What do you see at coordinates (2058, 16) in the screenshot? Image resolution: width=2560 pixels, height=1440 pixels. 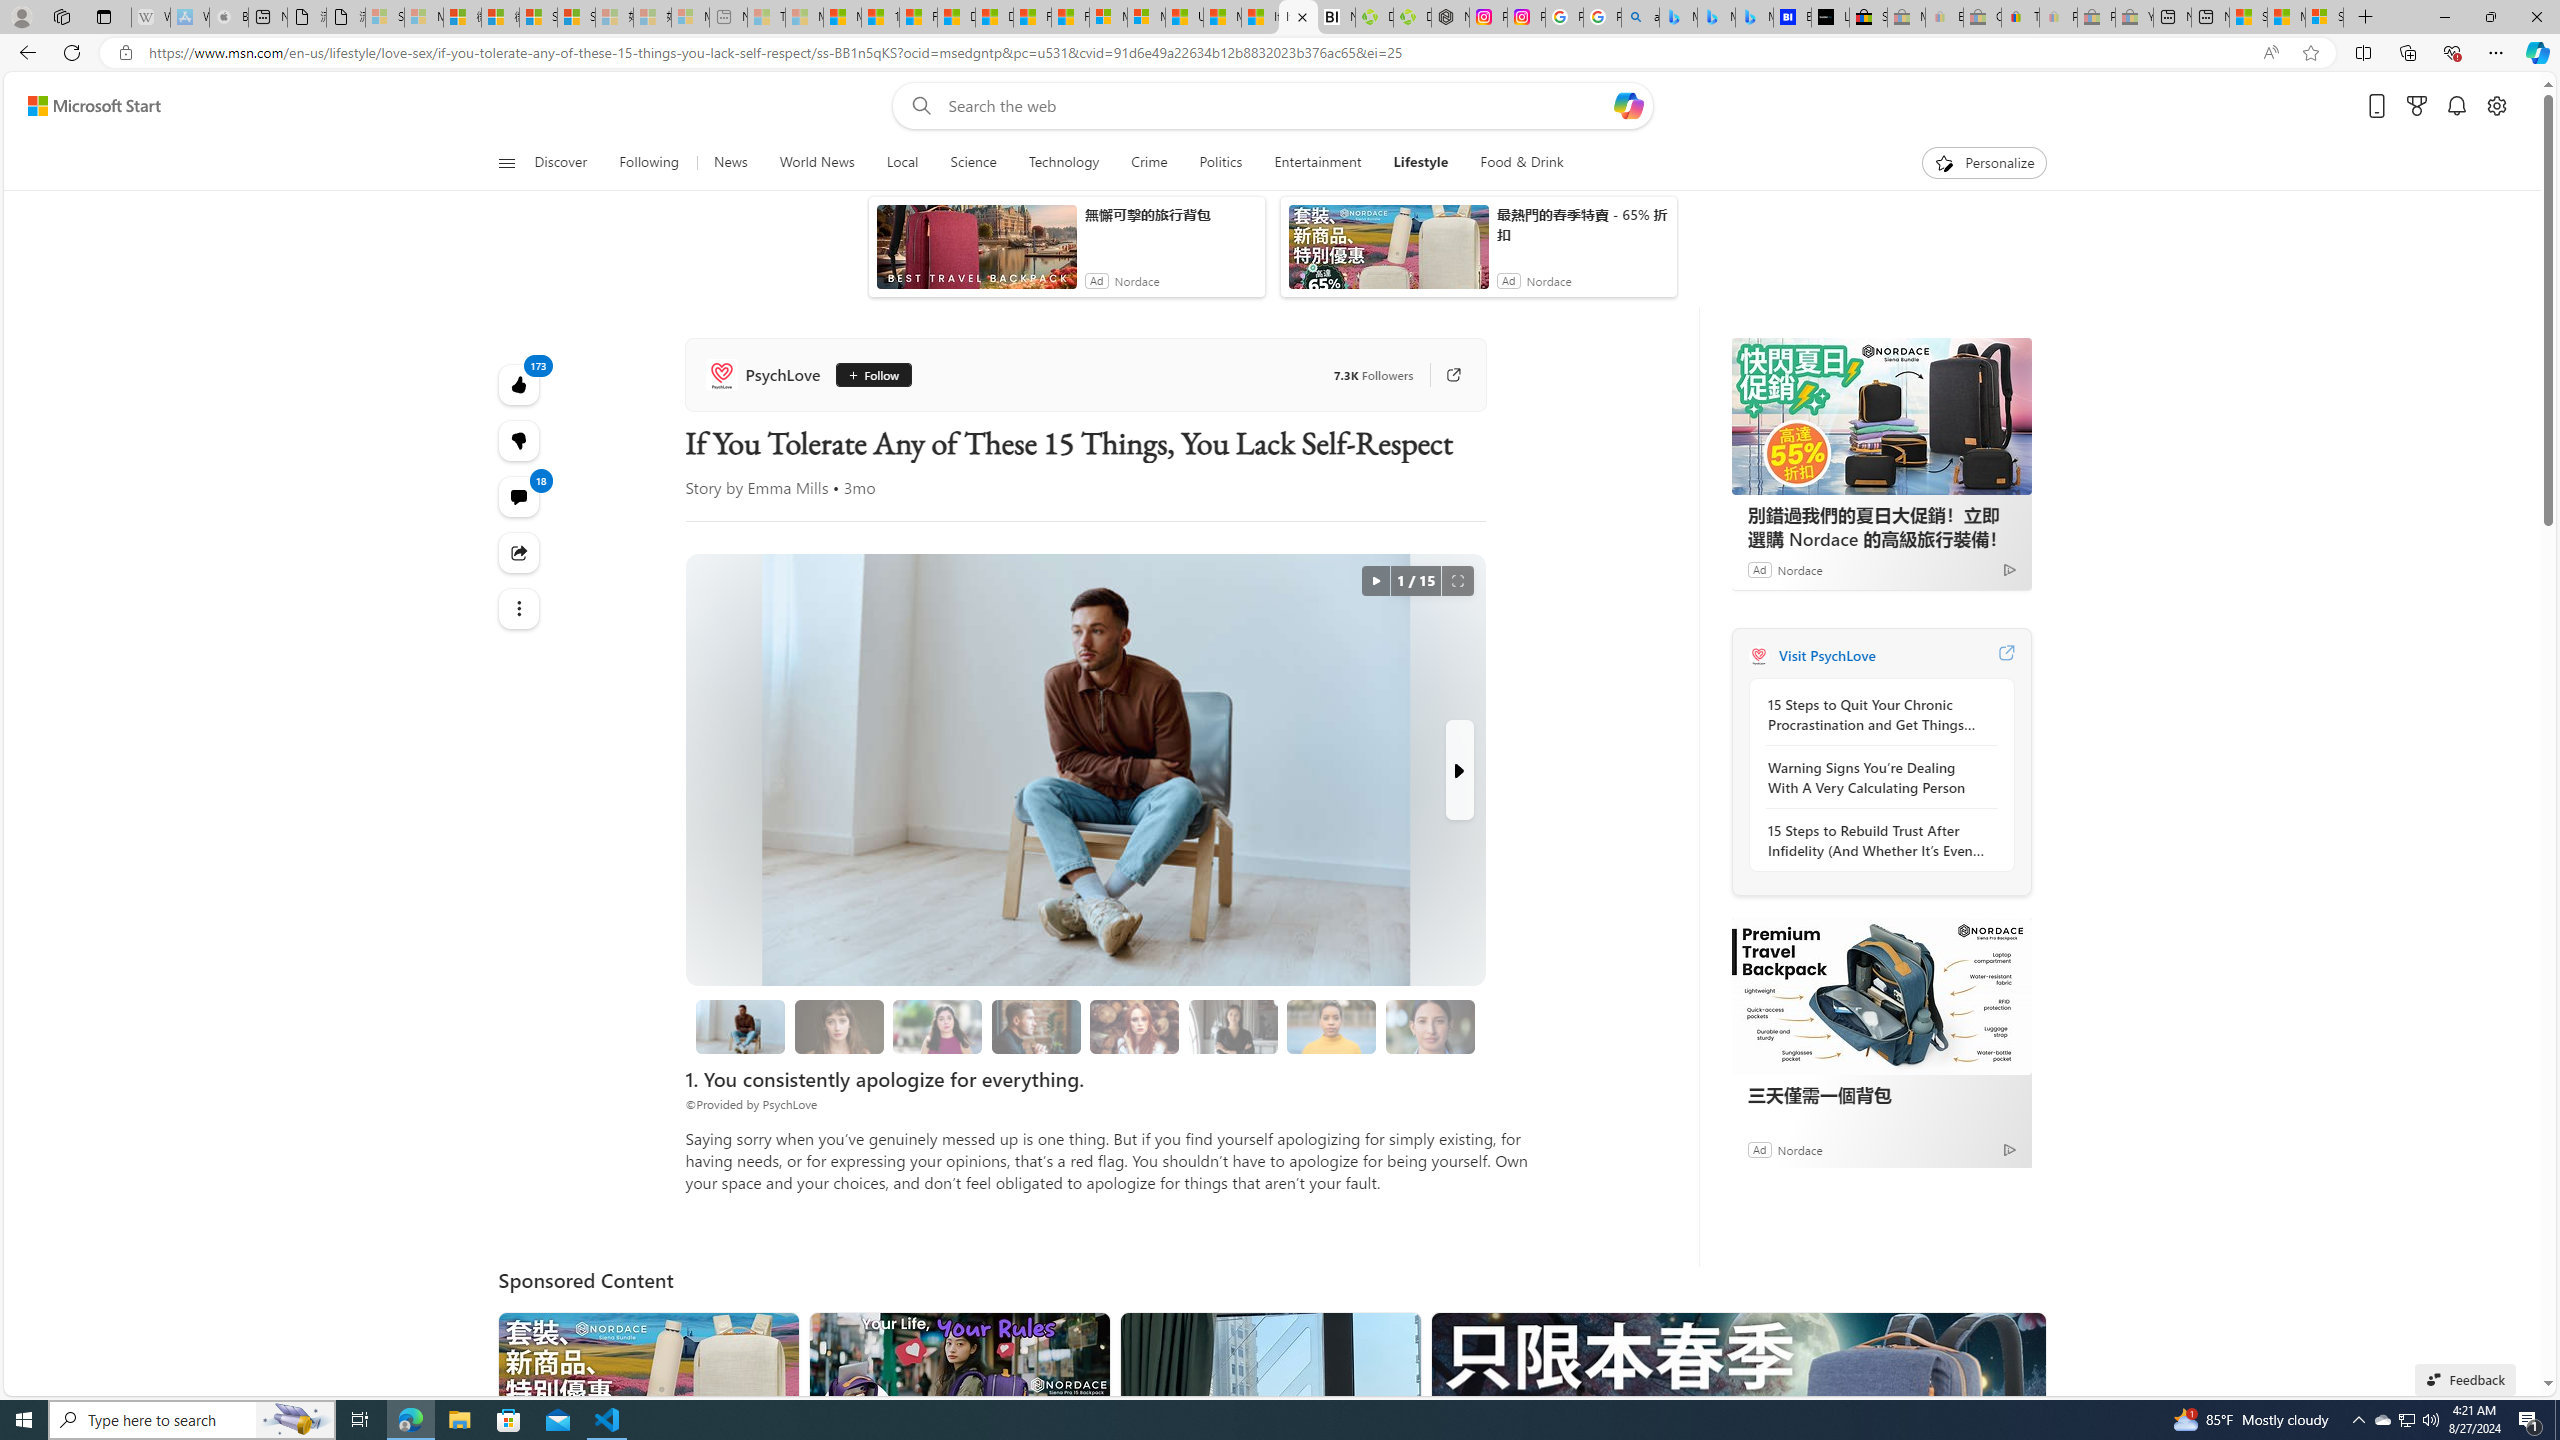 I see `'Payments Terms of Use | eBay.com - Sleeping'` at bounding box center [2058, 16].